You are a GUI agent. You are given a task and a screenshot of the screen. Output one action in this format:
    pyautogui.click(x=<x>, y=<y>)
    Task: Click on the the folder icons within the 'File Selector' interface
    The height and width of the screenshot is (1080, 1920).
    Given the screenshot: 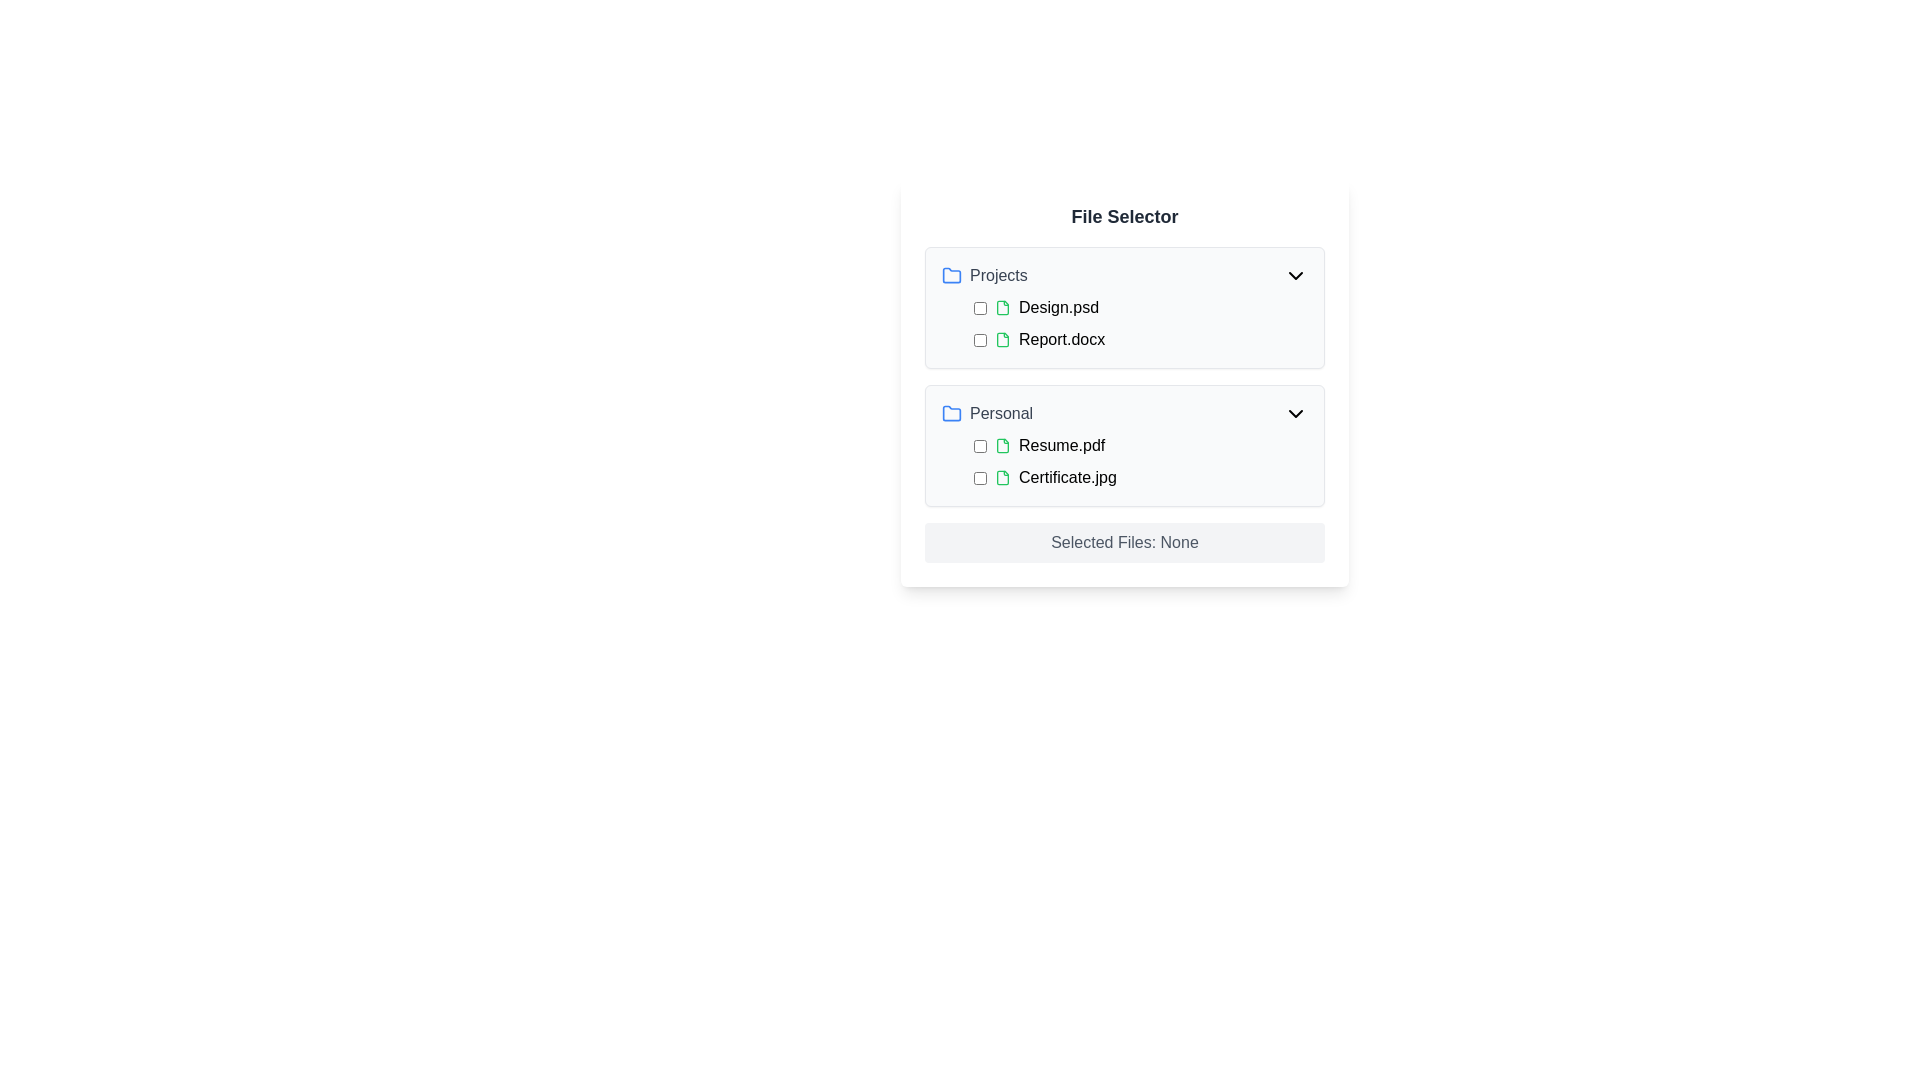 What is the action you would take?
    pyautogui.click(x=1124, y=382)
    